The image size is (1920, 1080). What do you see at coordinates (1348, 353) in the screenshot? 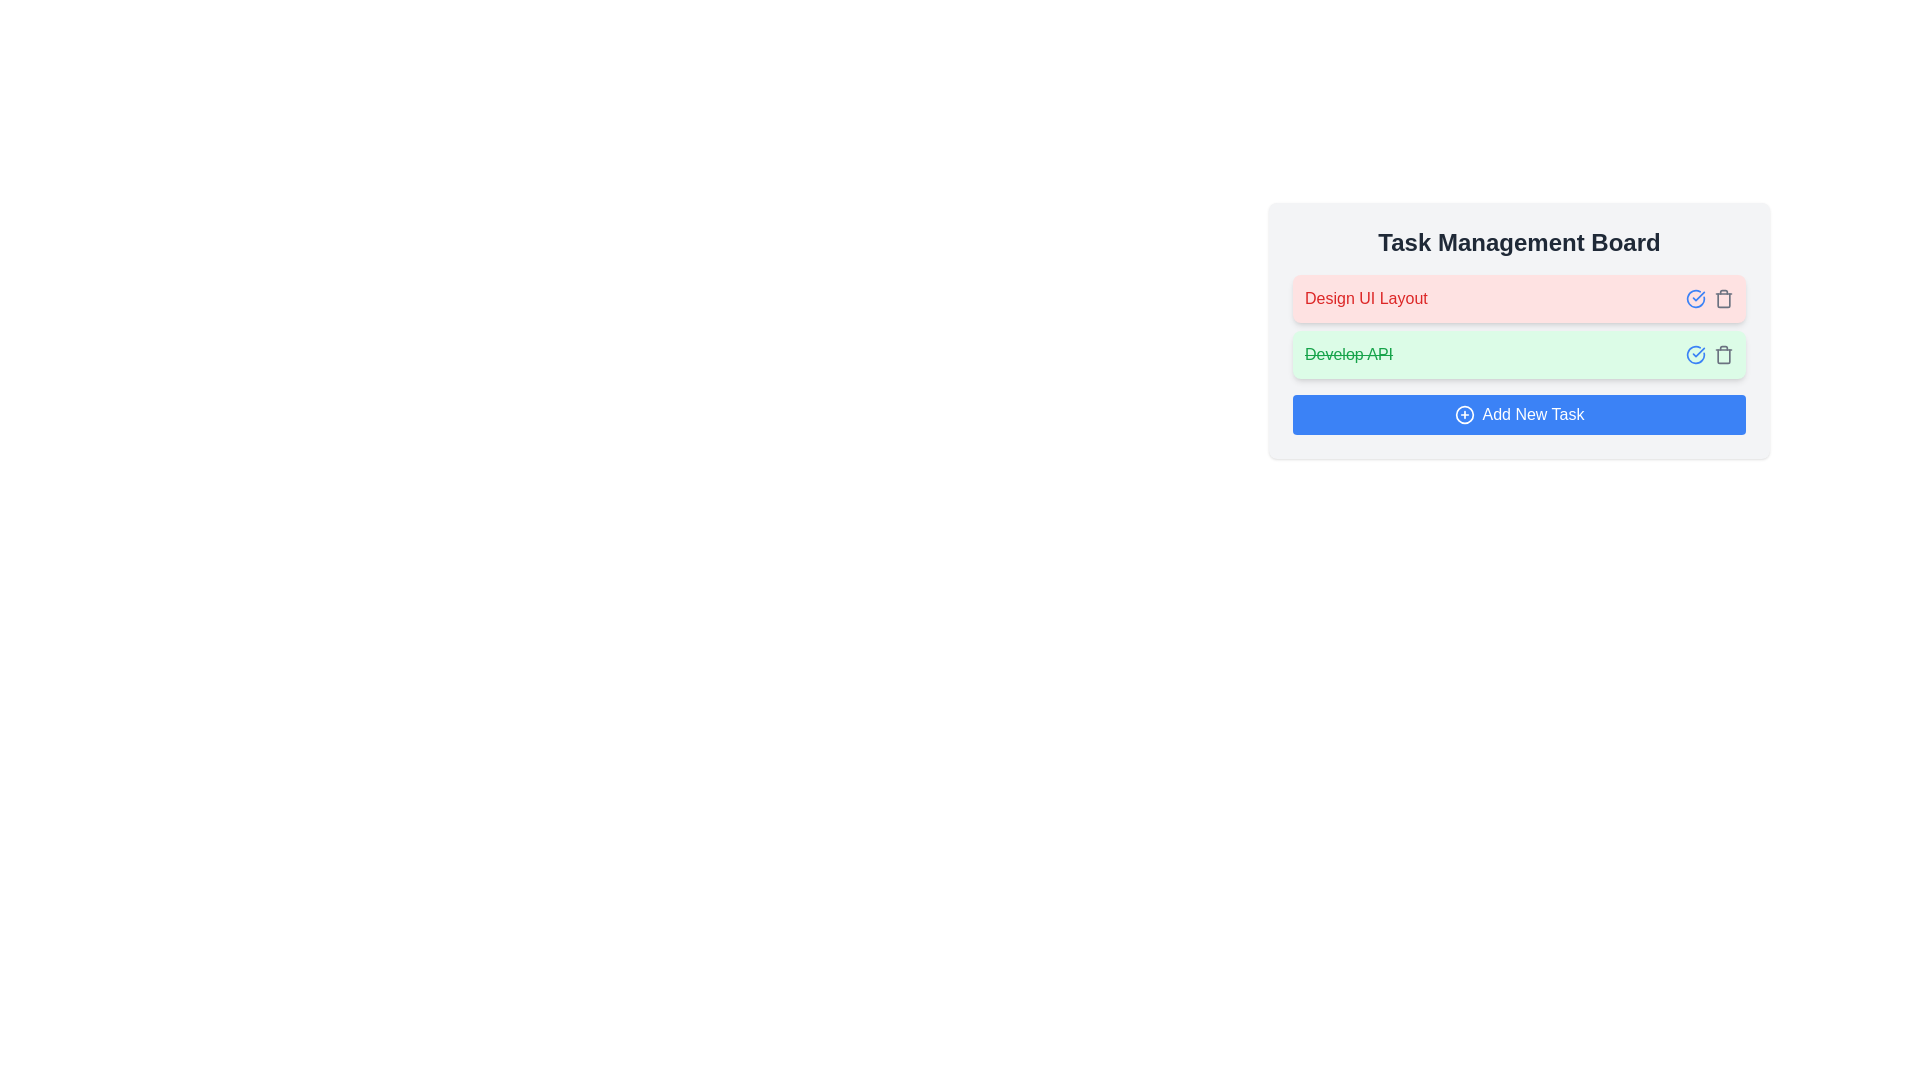
I see `the text label displaying 'Develop API', which is styled with a line-through and is centered within its light green background in the task management board` at bounding box center [1348, 353].